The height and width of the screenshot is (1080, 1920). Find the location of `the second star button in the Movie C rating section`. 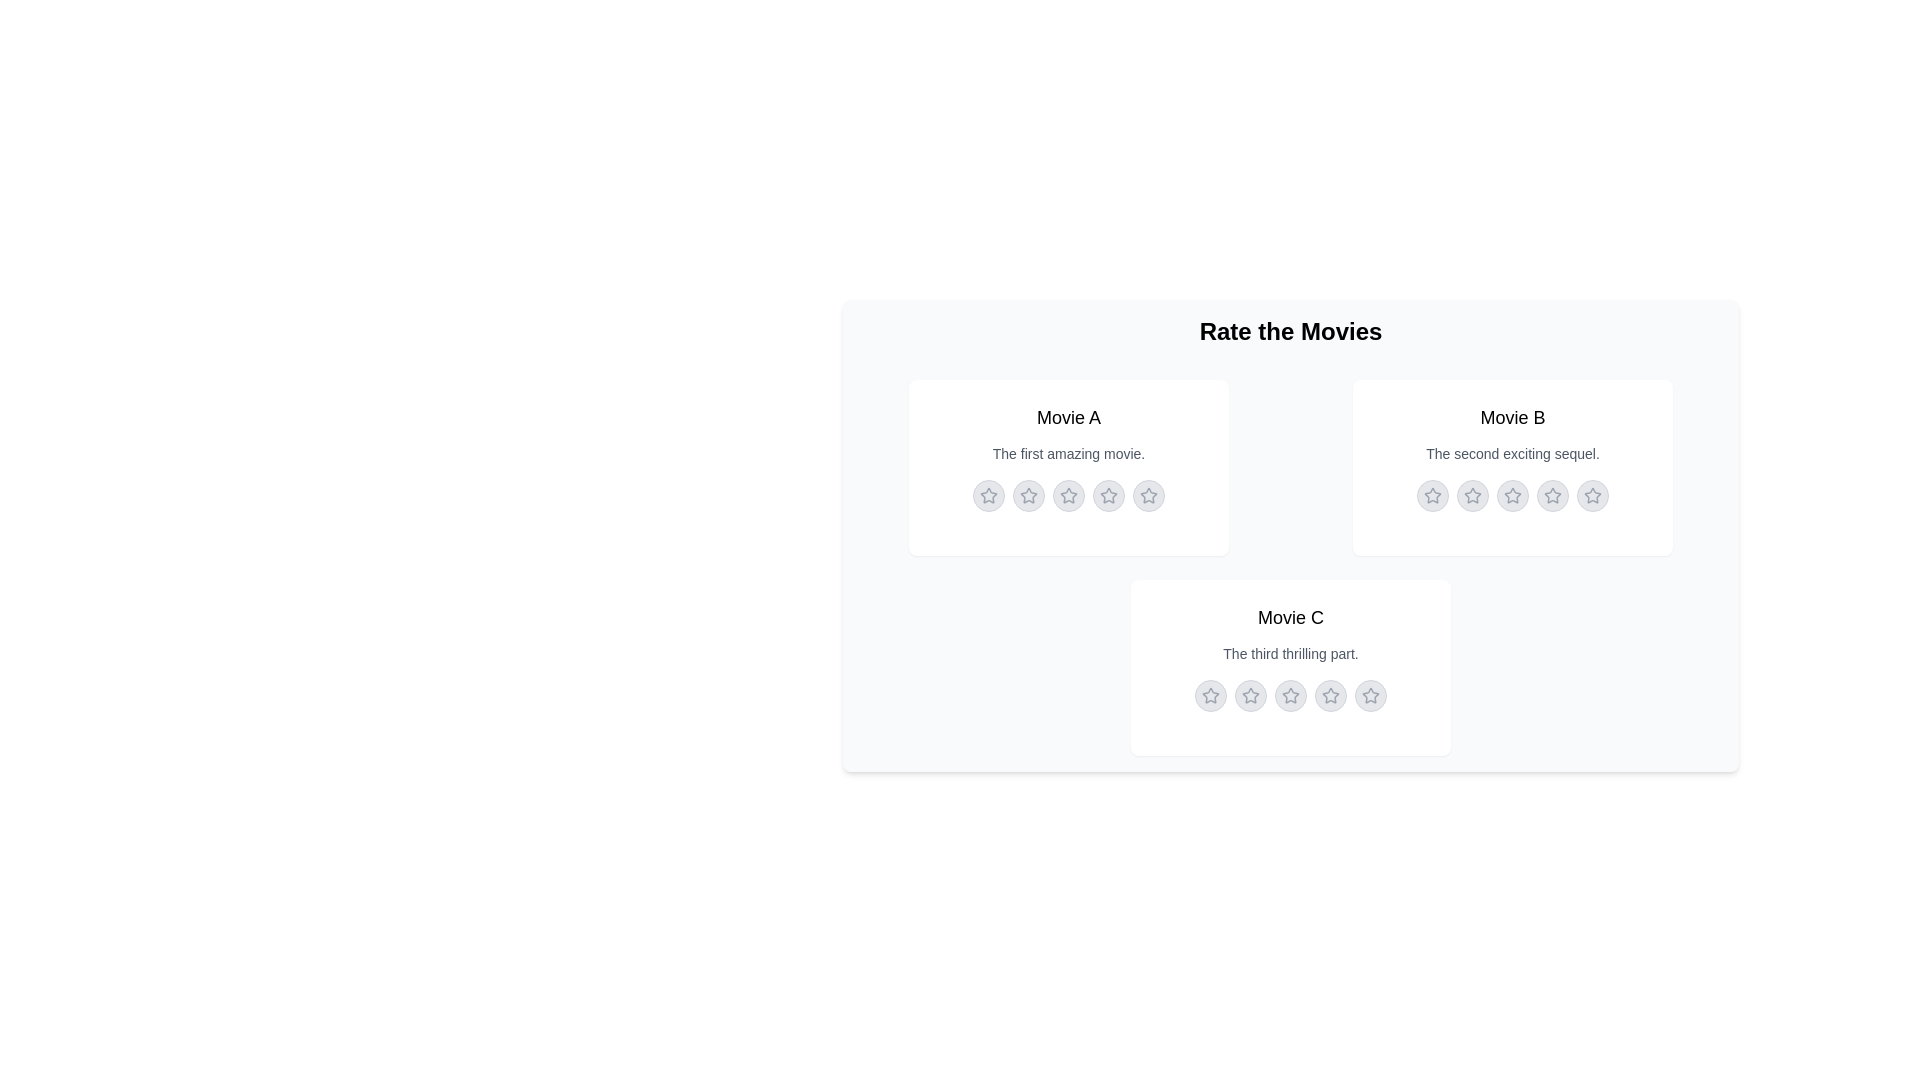

the second star button in the Movie C rating section is located at coordinates (1250, 694).